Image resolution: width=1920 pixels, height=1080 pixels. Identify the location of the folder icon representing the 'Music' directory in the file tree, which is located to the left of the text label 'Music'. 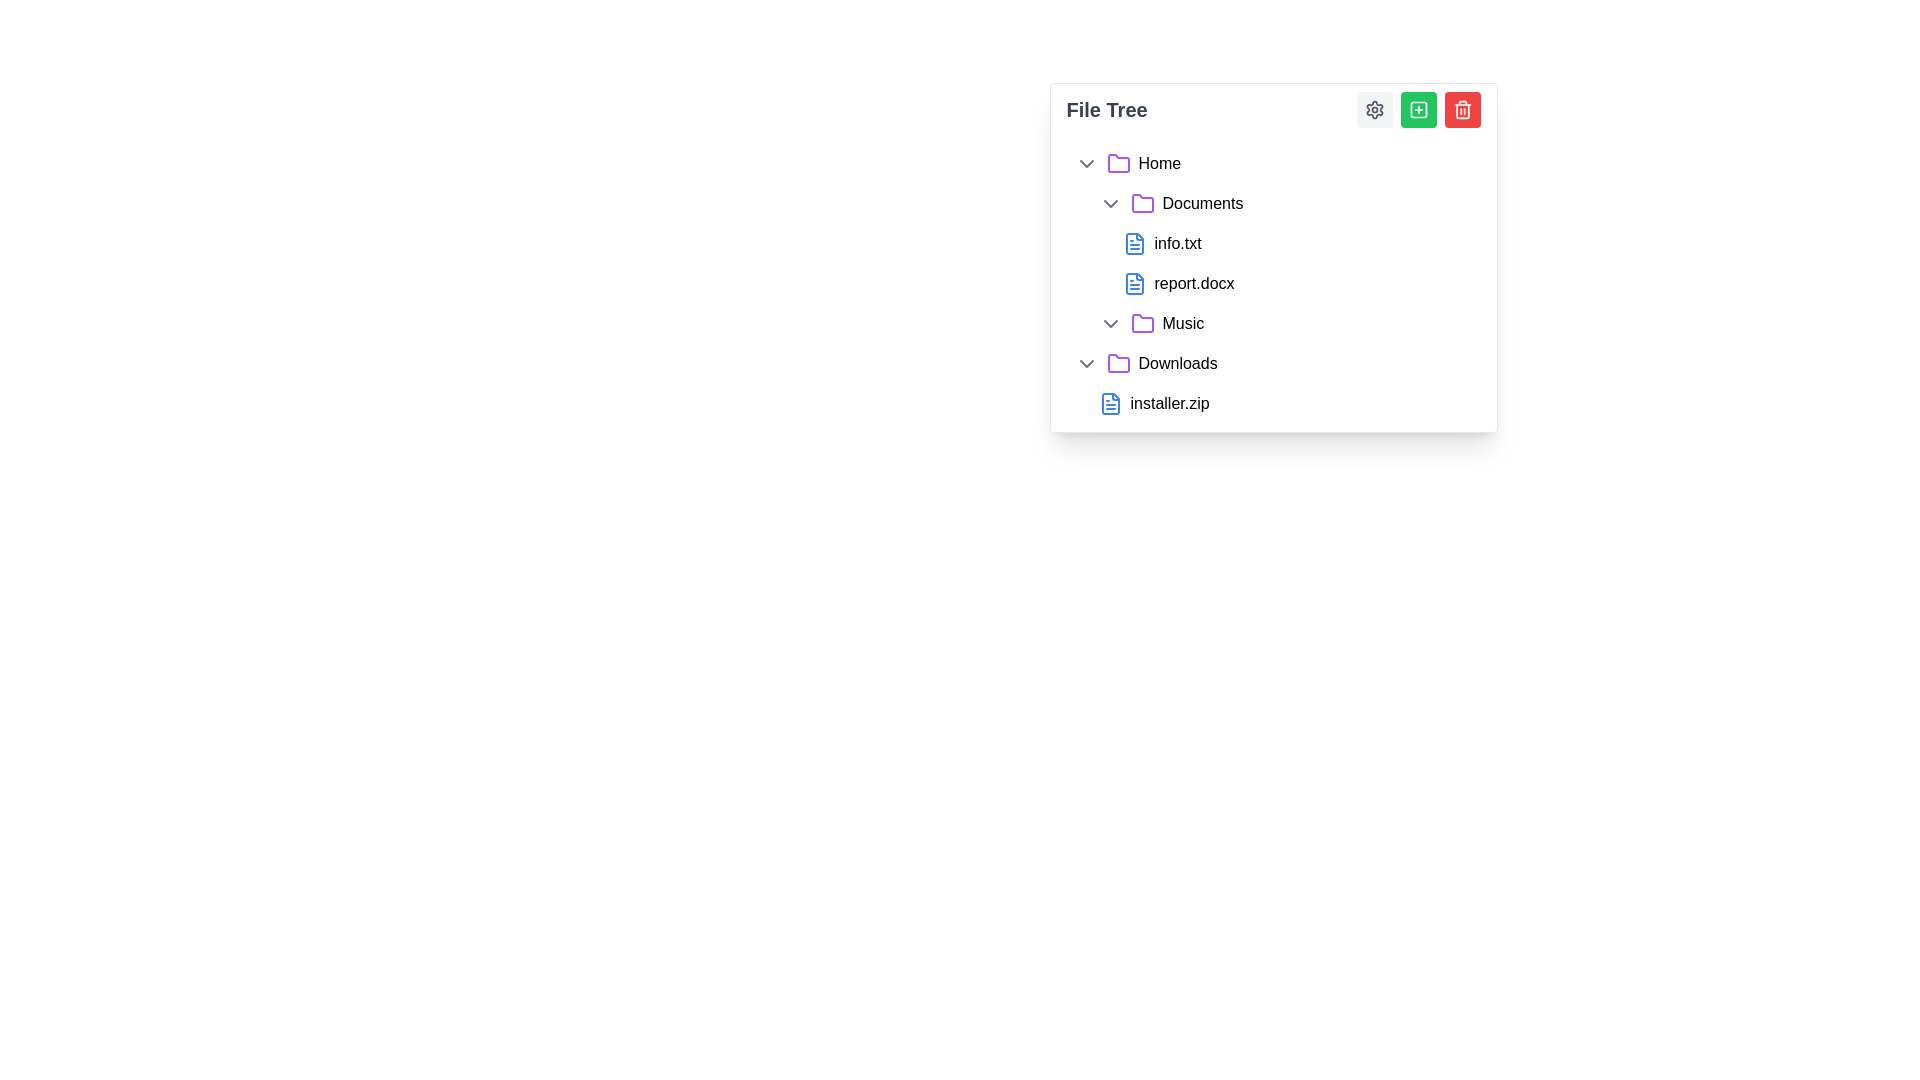
(1142, 322).